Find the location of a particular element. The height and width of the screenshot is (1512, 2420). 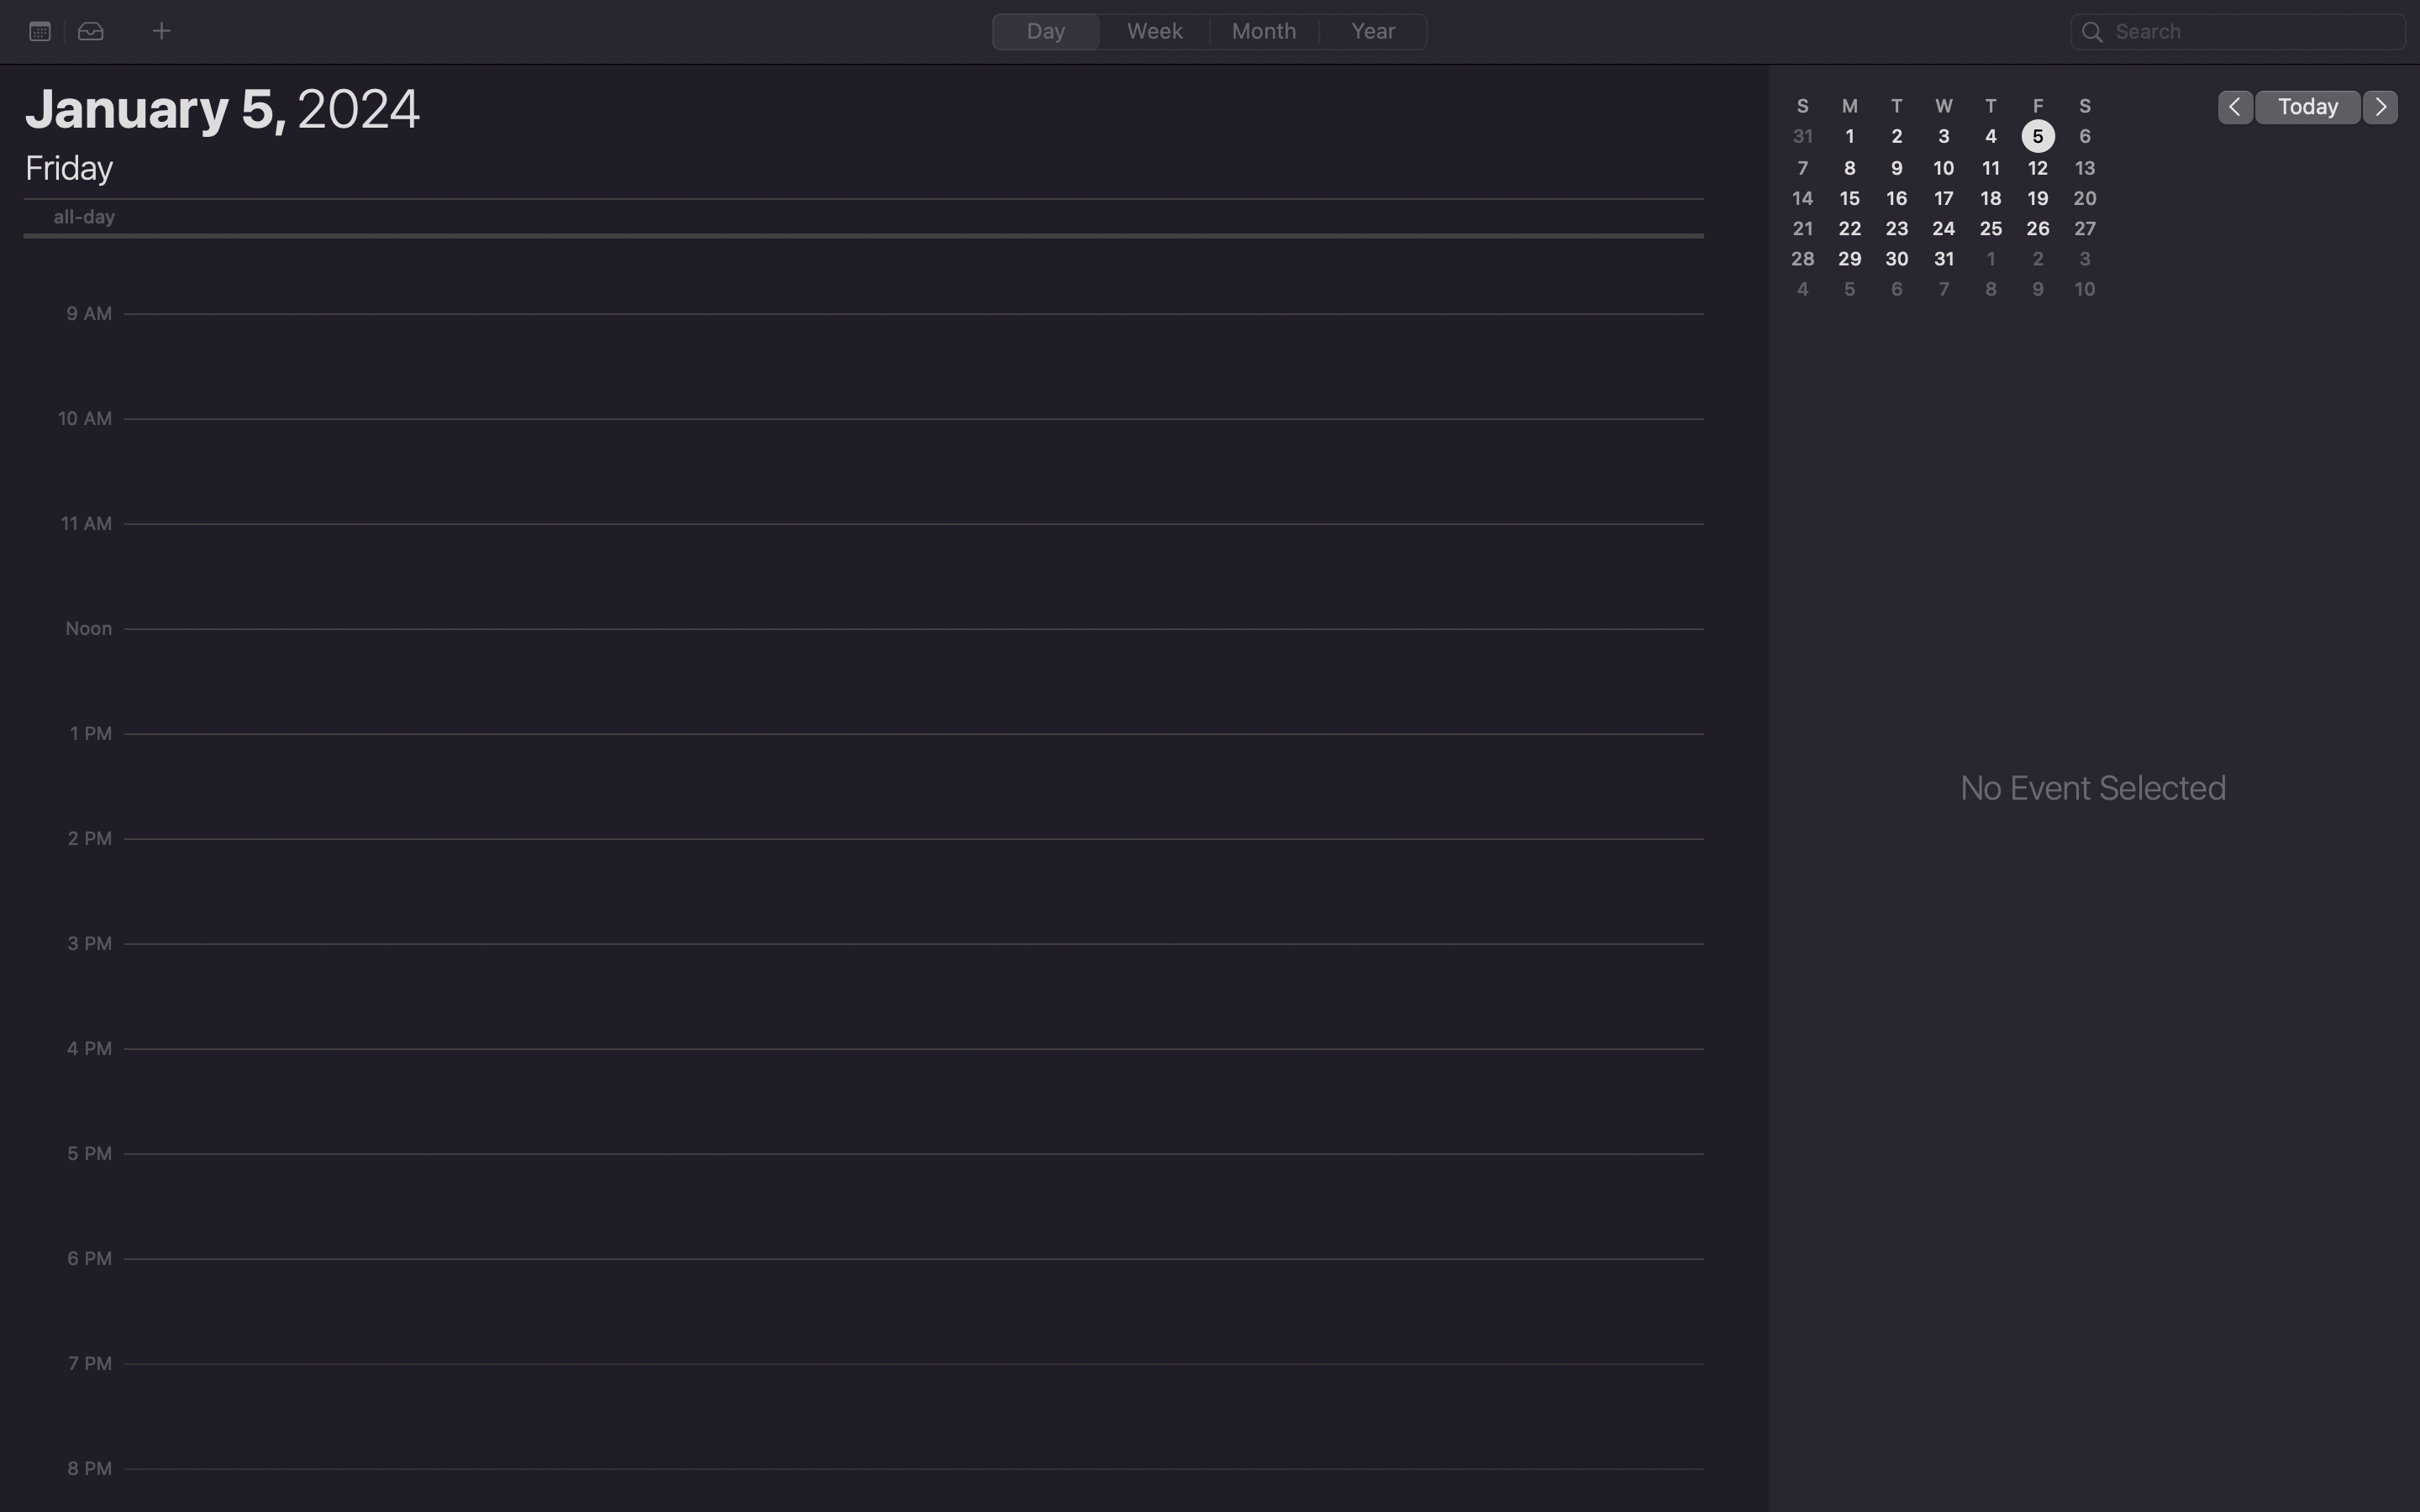

Opt for a daily view on the calendar is located at coordinates (1045, 30).